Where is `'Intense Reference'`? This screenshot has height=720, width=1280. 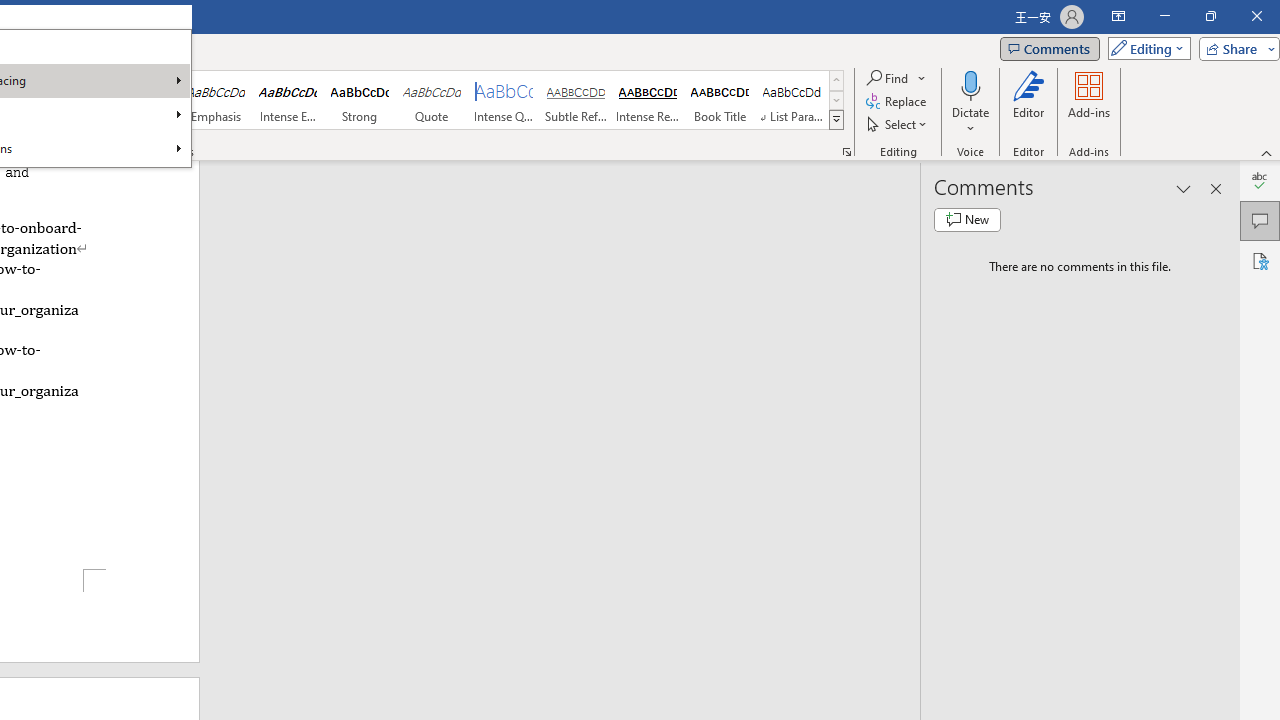
'Intense Reference' is located at coordinates (647, 100).